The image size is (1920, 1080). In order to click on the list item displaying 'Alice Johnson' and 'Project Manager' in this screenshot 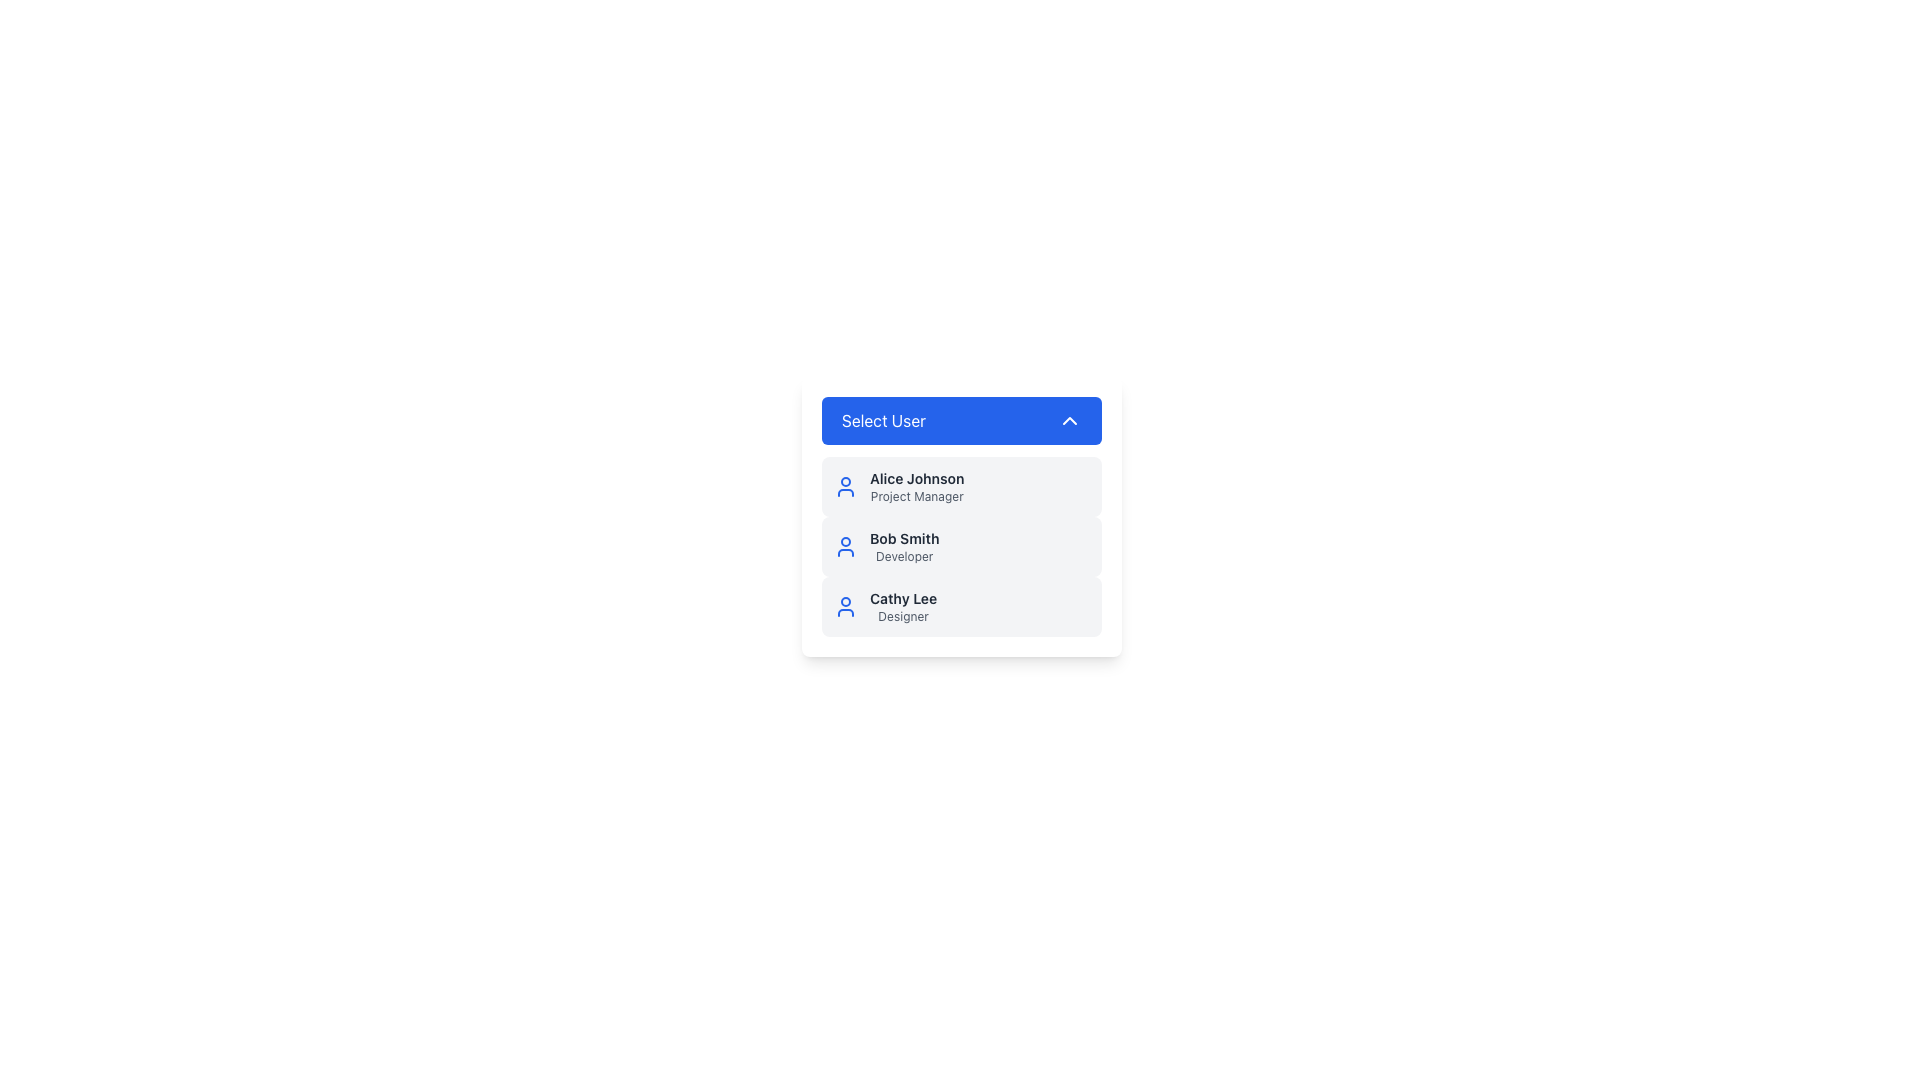, I will do `click(916, 486)`.